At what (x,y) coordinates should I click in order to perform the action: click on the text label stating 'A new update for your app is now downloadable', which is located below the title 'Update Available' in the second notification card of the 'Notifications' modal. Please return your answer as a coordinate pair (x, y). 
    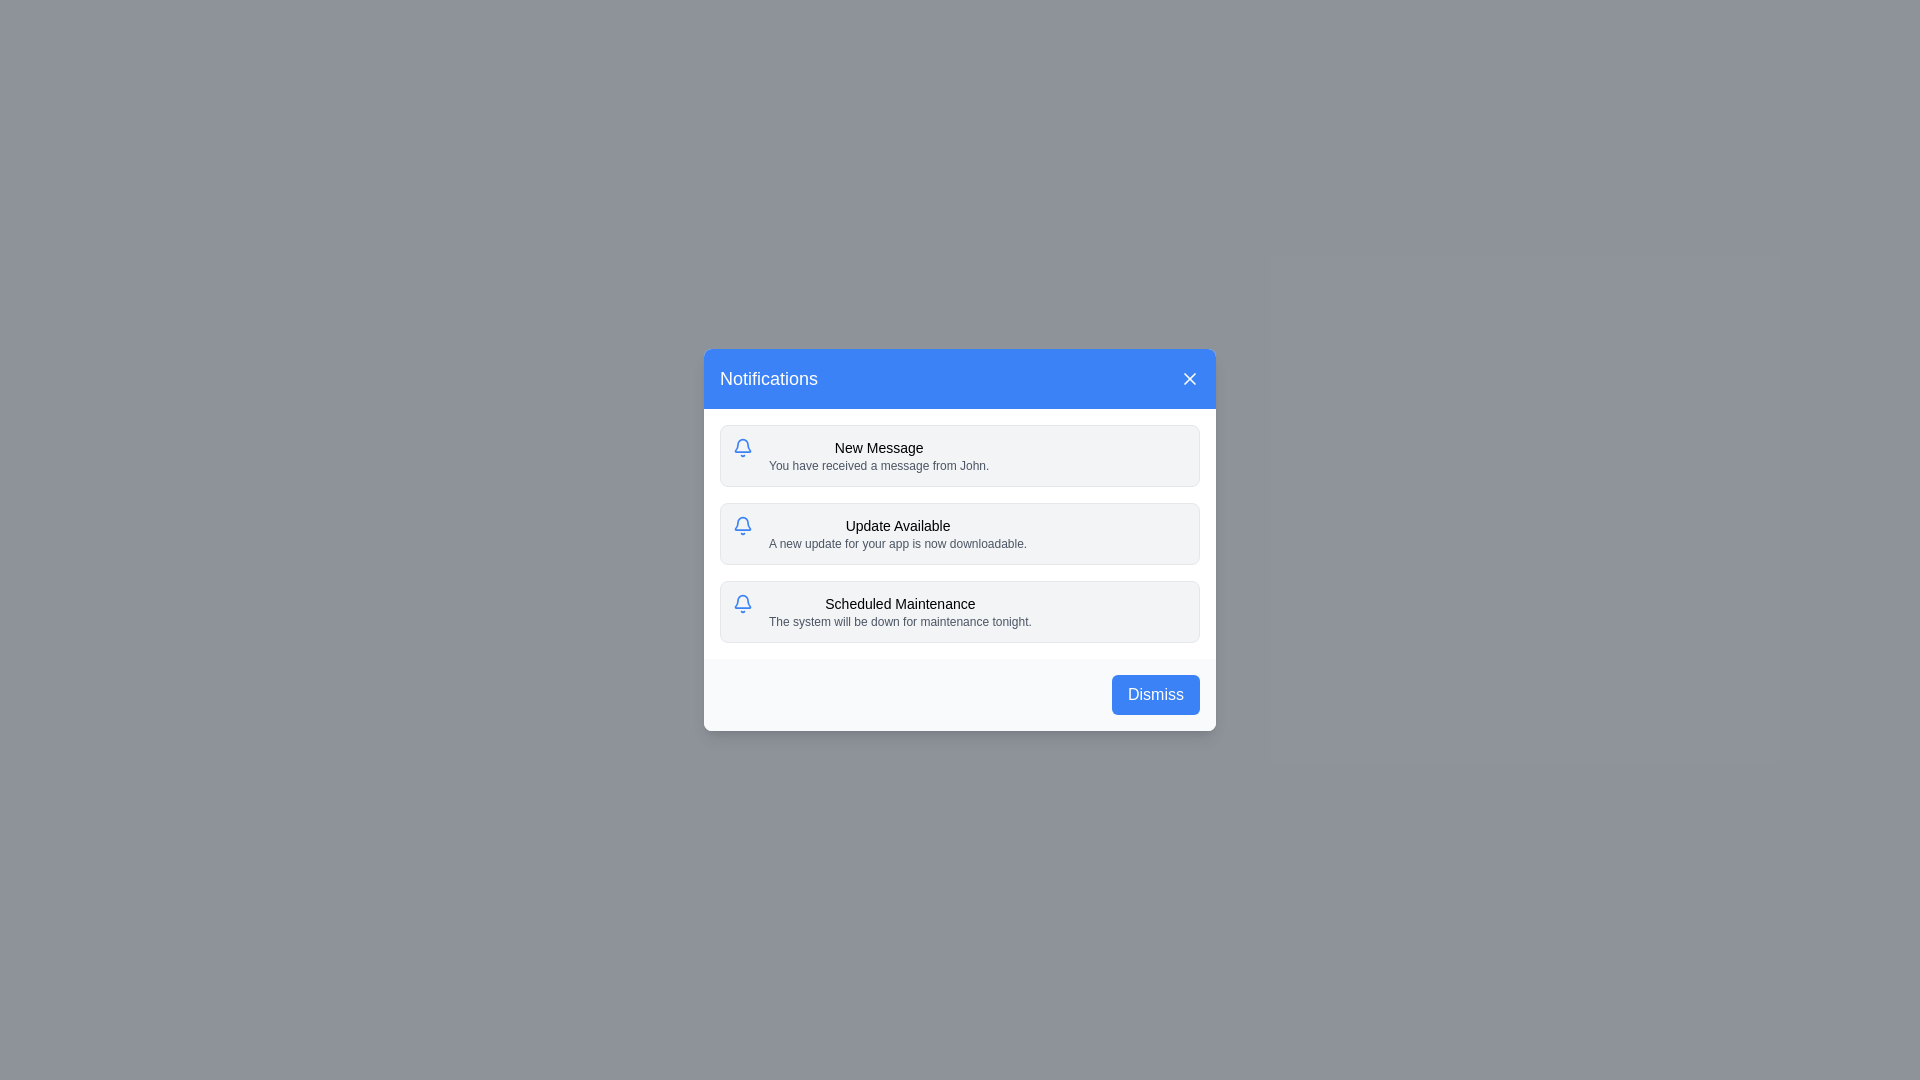
    Looking at the image, I should click on (897, 543).